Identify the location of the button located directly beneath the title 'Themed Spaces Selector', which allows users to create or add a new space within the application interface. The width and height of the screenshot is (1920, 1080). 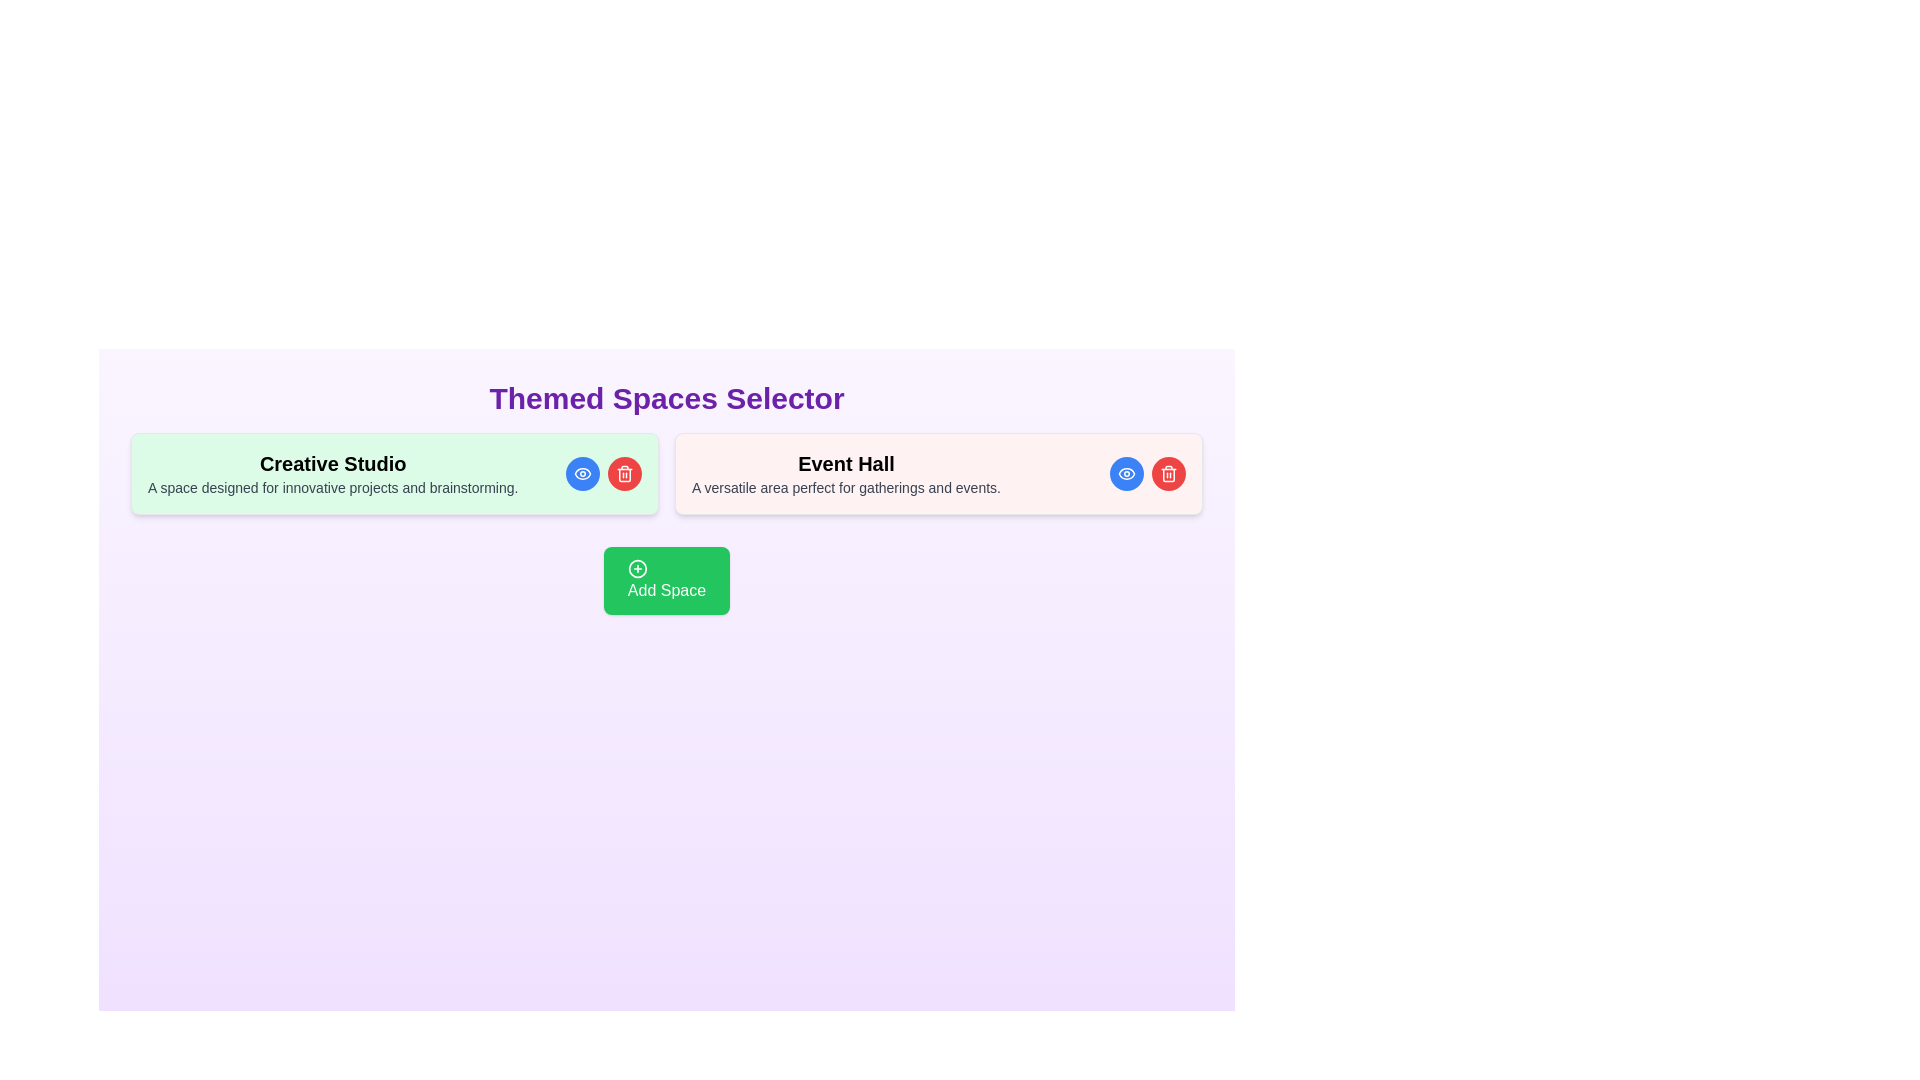
(667, 581).